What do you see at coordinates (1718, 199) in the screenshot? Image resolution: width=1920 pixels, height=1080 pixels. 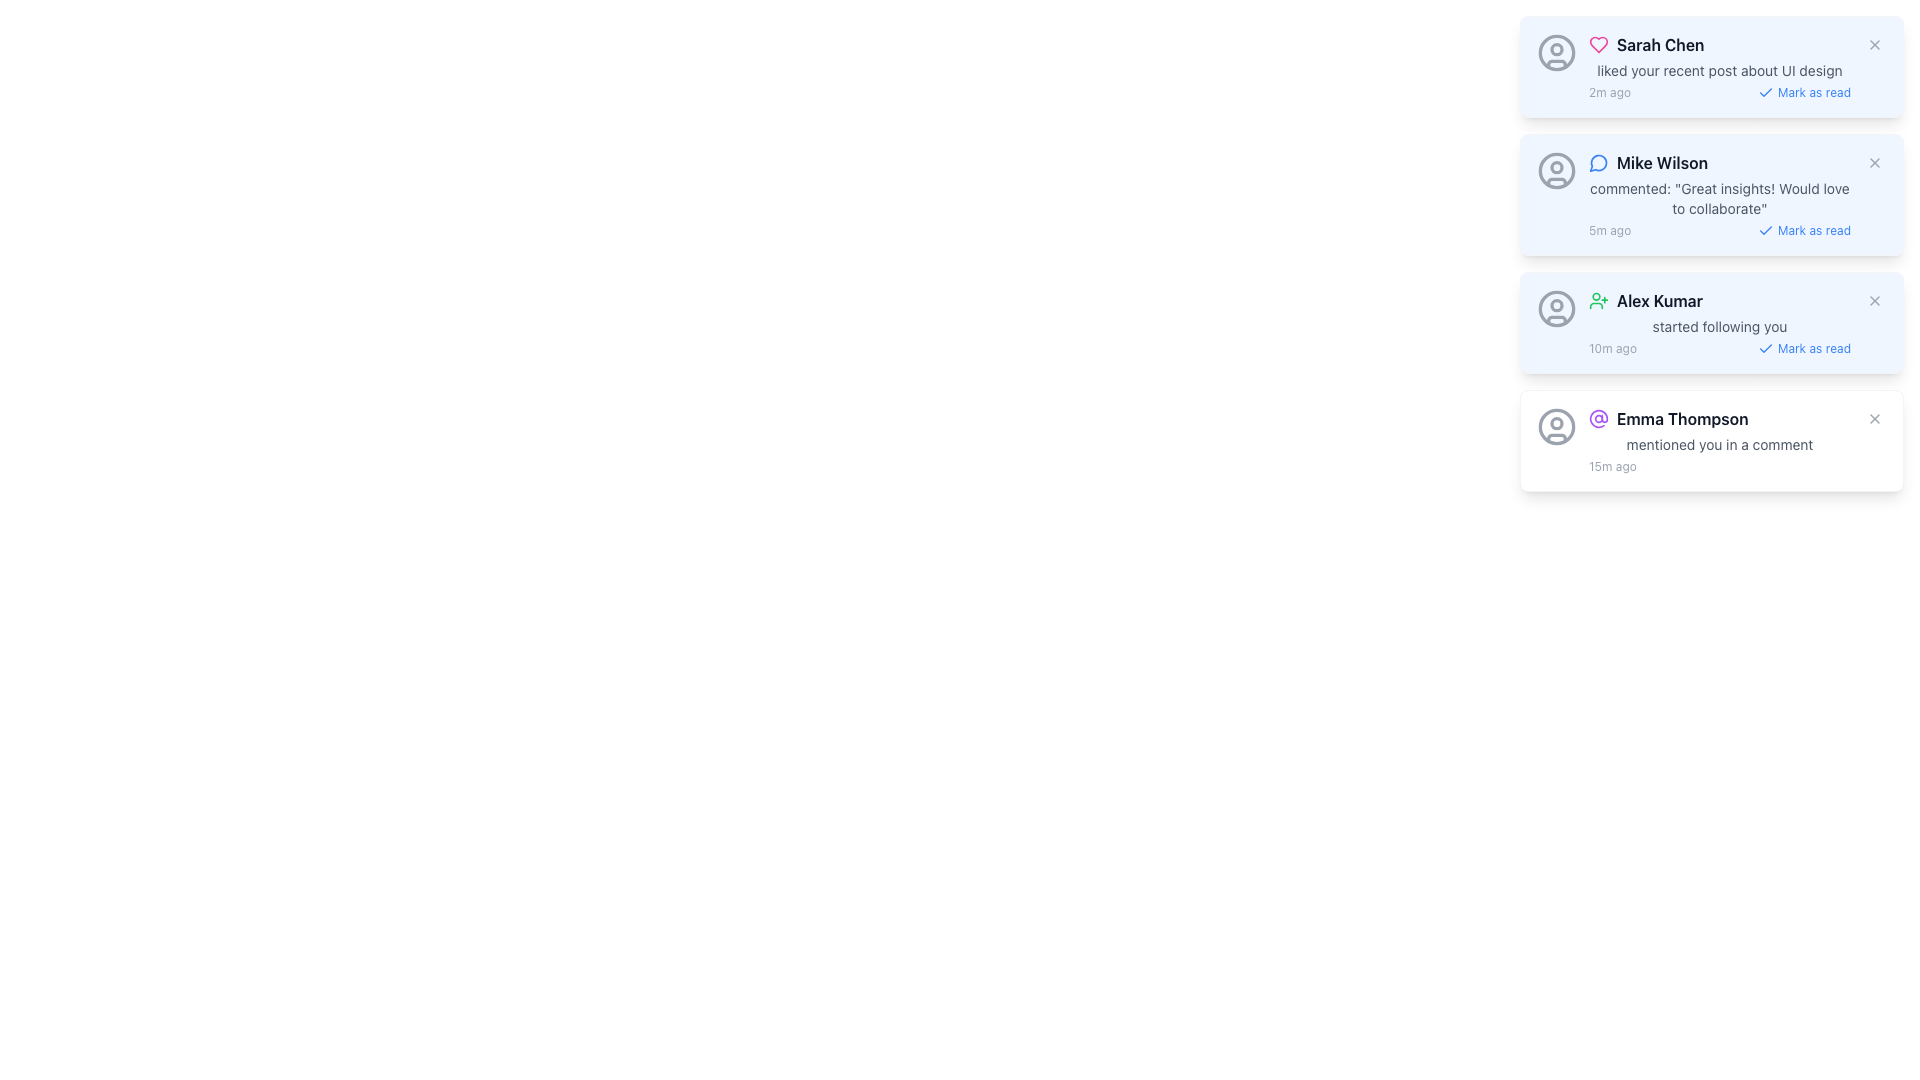 I see `the text block displaying the comment 'commented: "Great insights! Would love to collaborate"' under the username 'Mike Wilson' in the notification card` at bounding box center [1718, 199].